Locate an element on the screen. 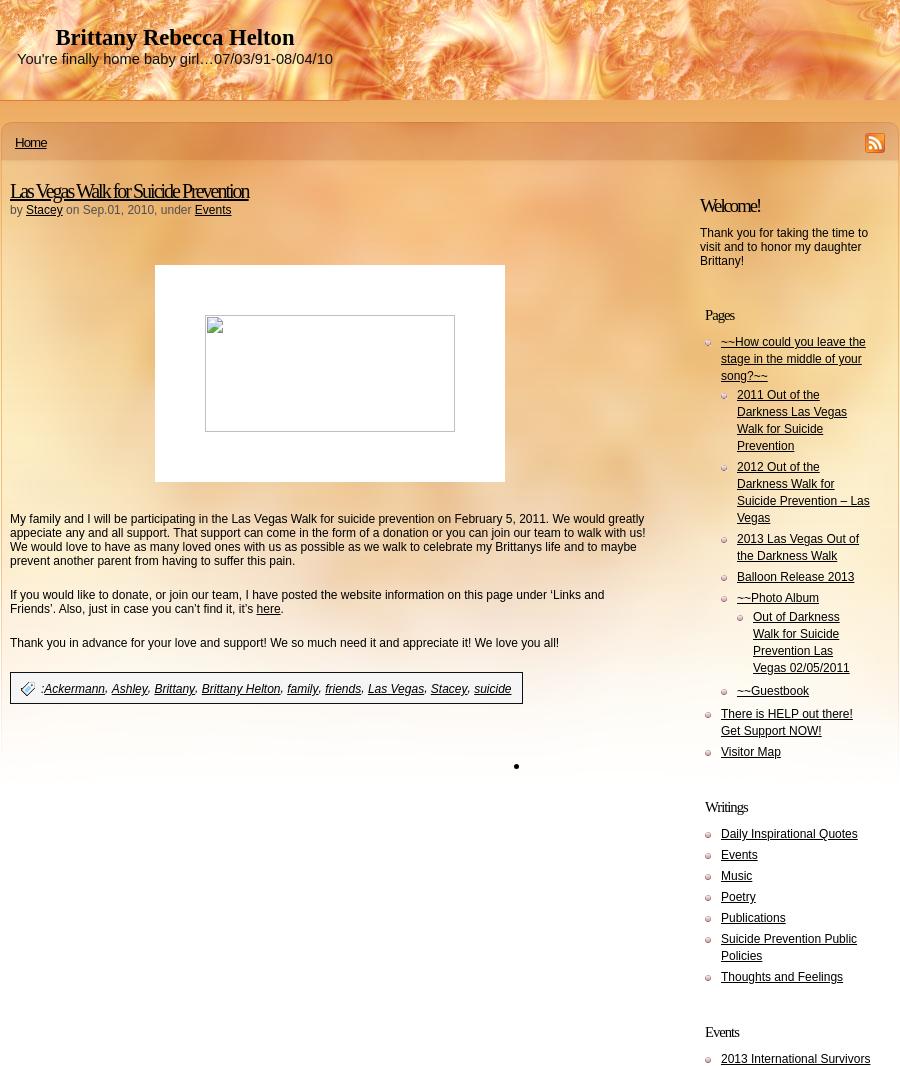 This screenshot has height=1066, width=900. '~~How could you leave the stage in the middle of your song?~~' is located at coordinates (792, 359).